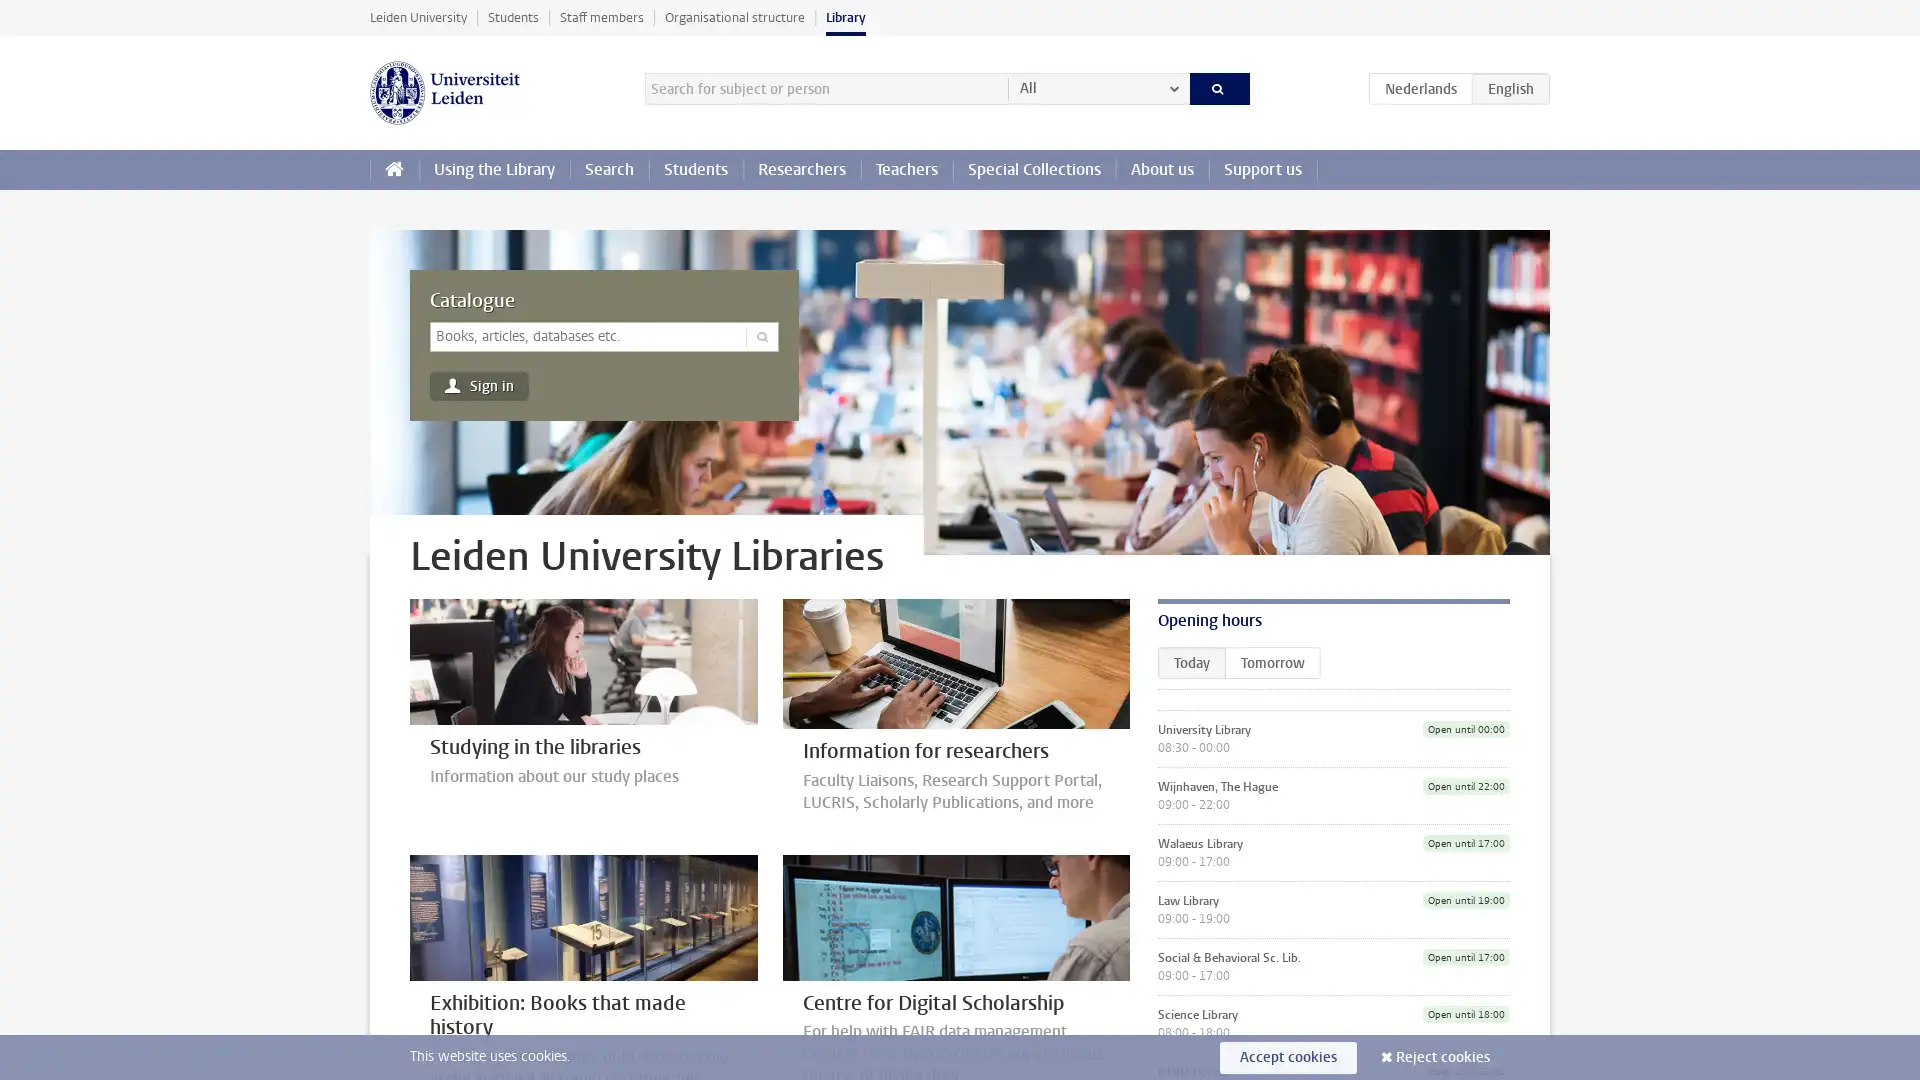 The height and width of the screenshot is (1080, 1920). I want to click on Search, so click(1218, 87).